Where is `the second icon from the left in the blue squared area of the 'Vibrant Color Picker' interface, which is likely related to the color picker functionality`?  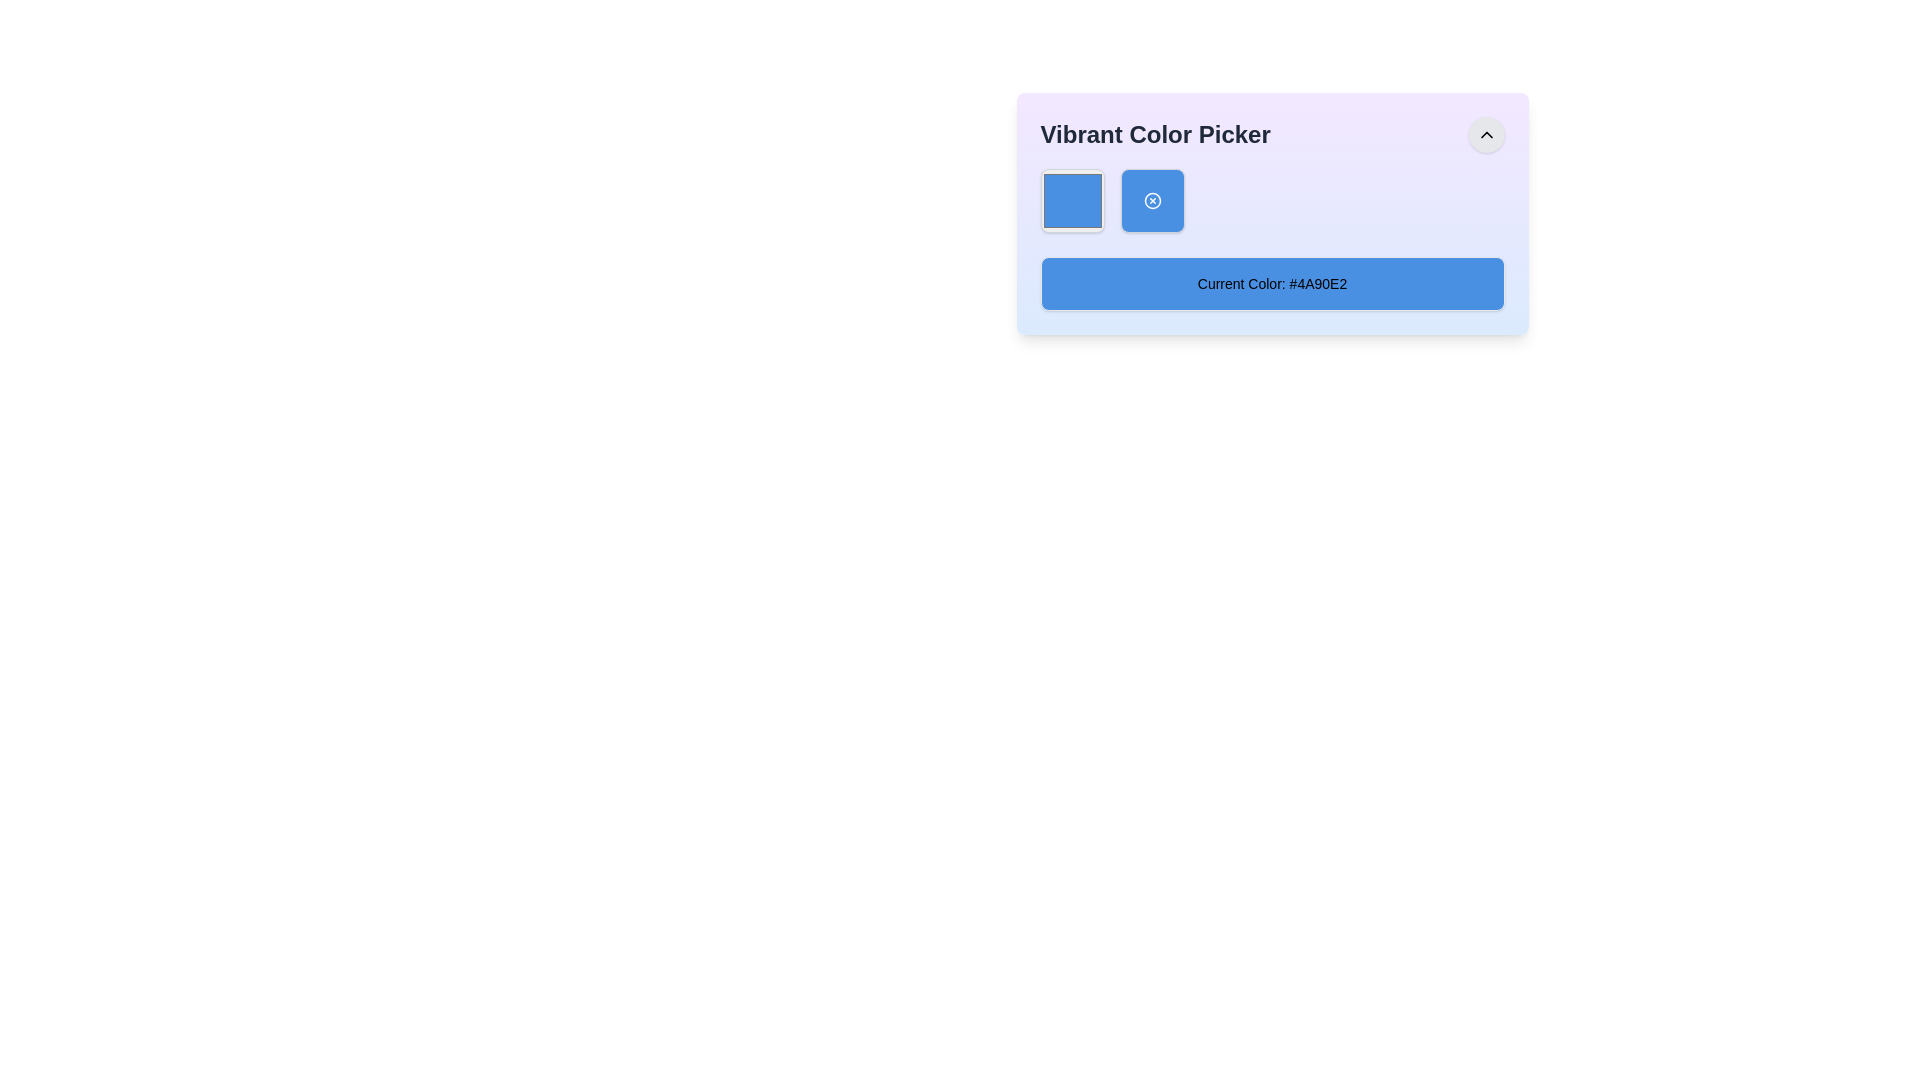 the second icon from the left in the blue squared area of the 'Vibrant Color Picker' interface, which is likely related to the color picker functionality is located at coordinates (1152, 200).